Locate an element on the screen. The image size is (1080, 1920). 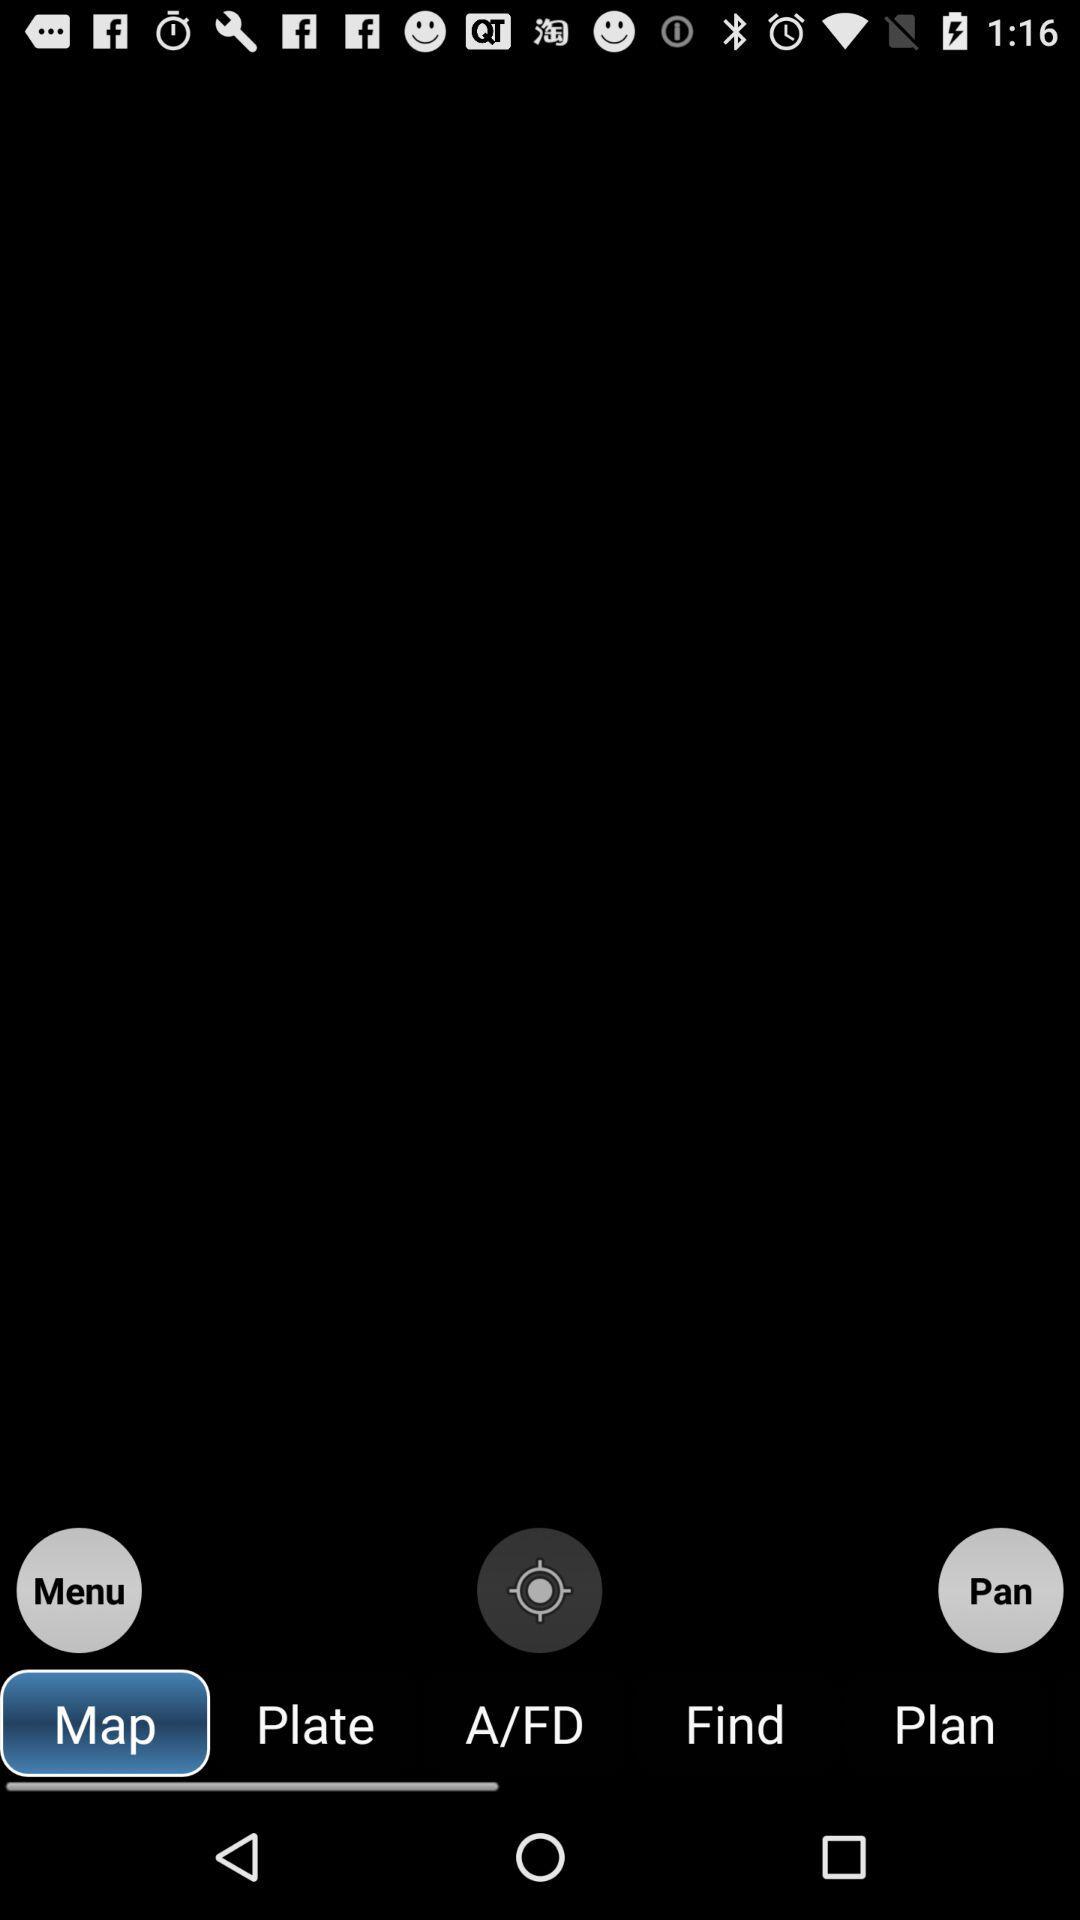
icon next to pan item is located at coordinates (538, 1589).